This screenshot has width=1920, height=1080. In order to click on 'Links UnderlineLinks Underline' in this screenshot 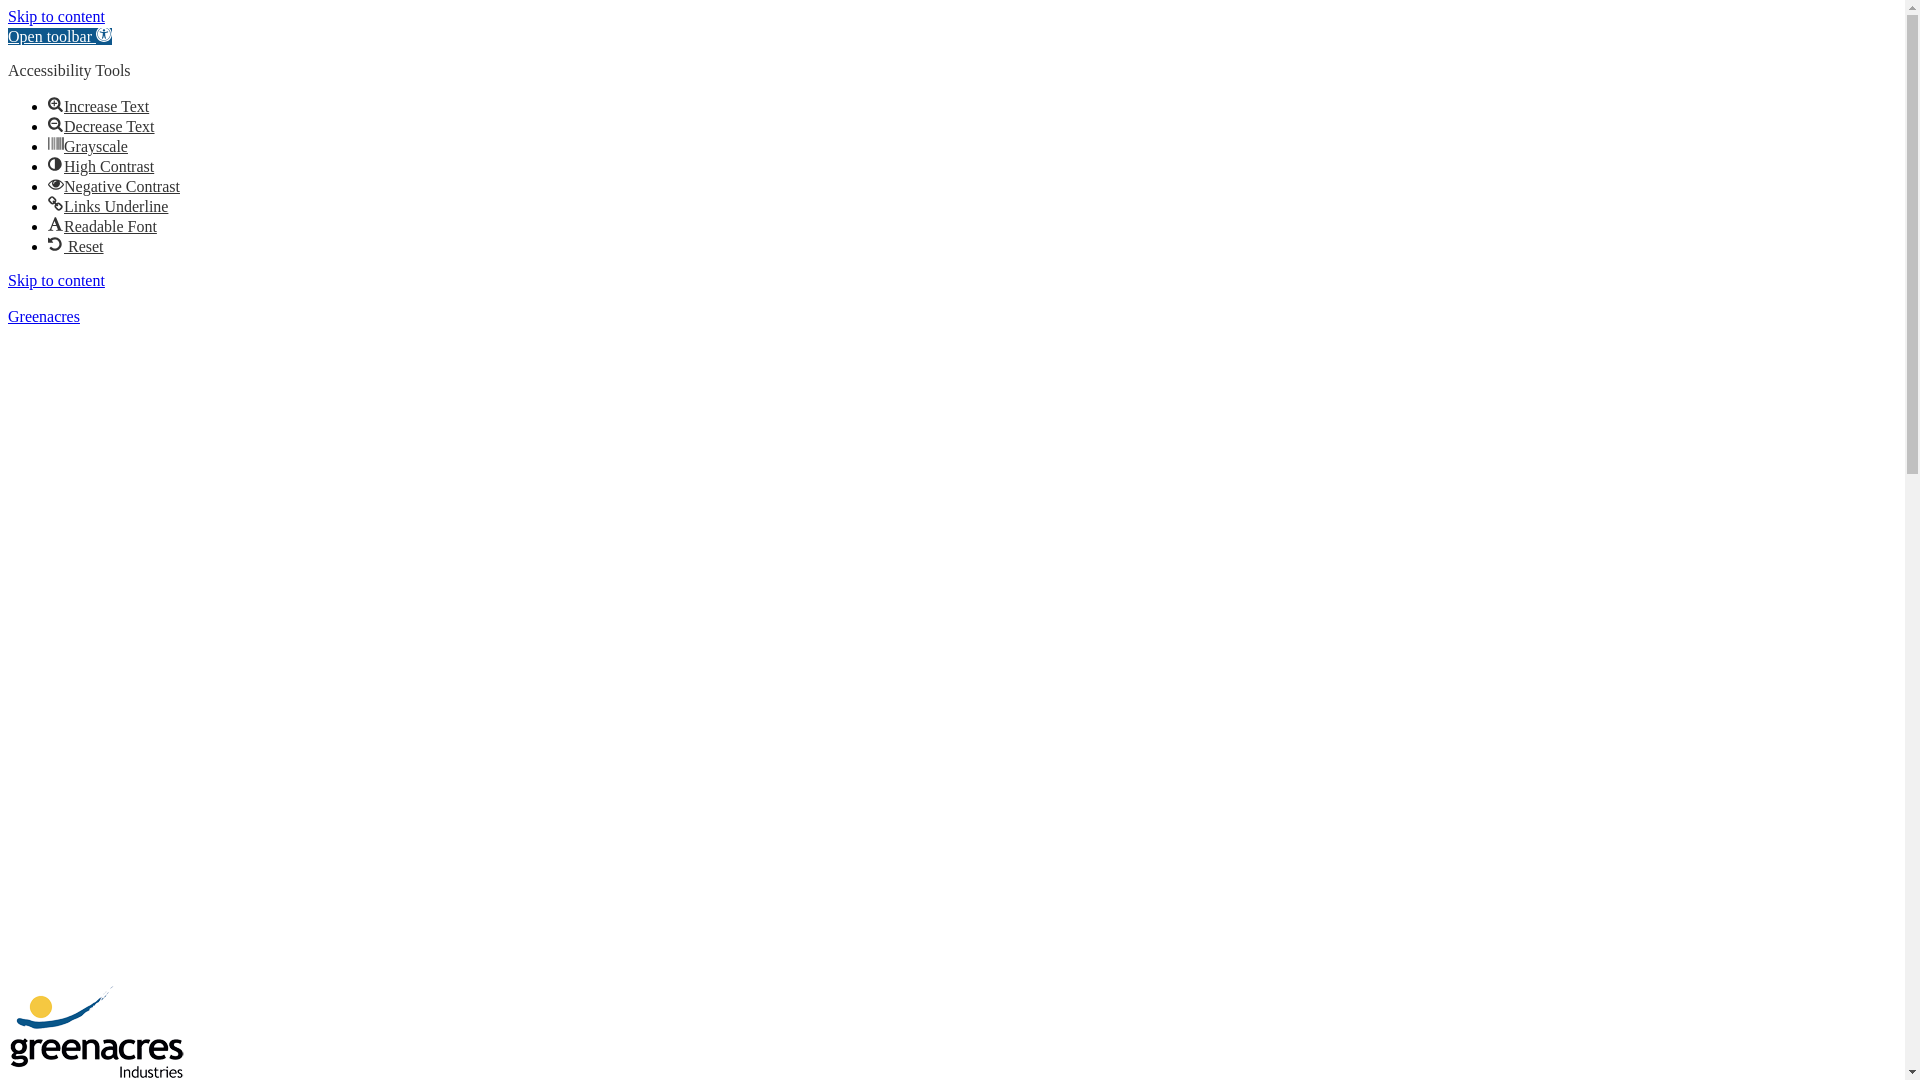, I will do `click(106, 206)`.